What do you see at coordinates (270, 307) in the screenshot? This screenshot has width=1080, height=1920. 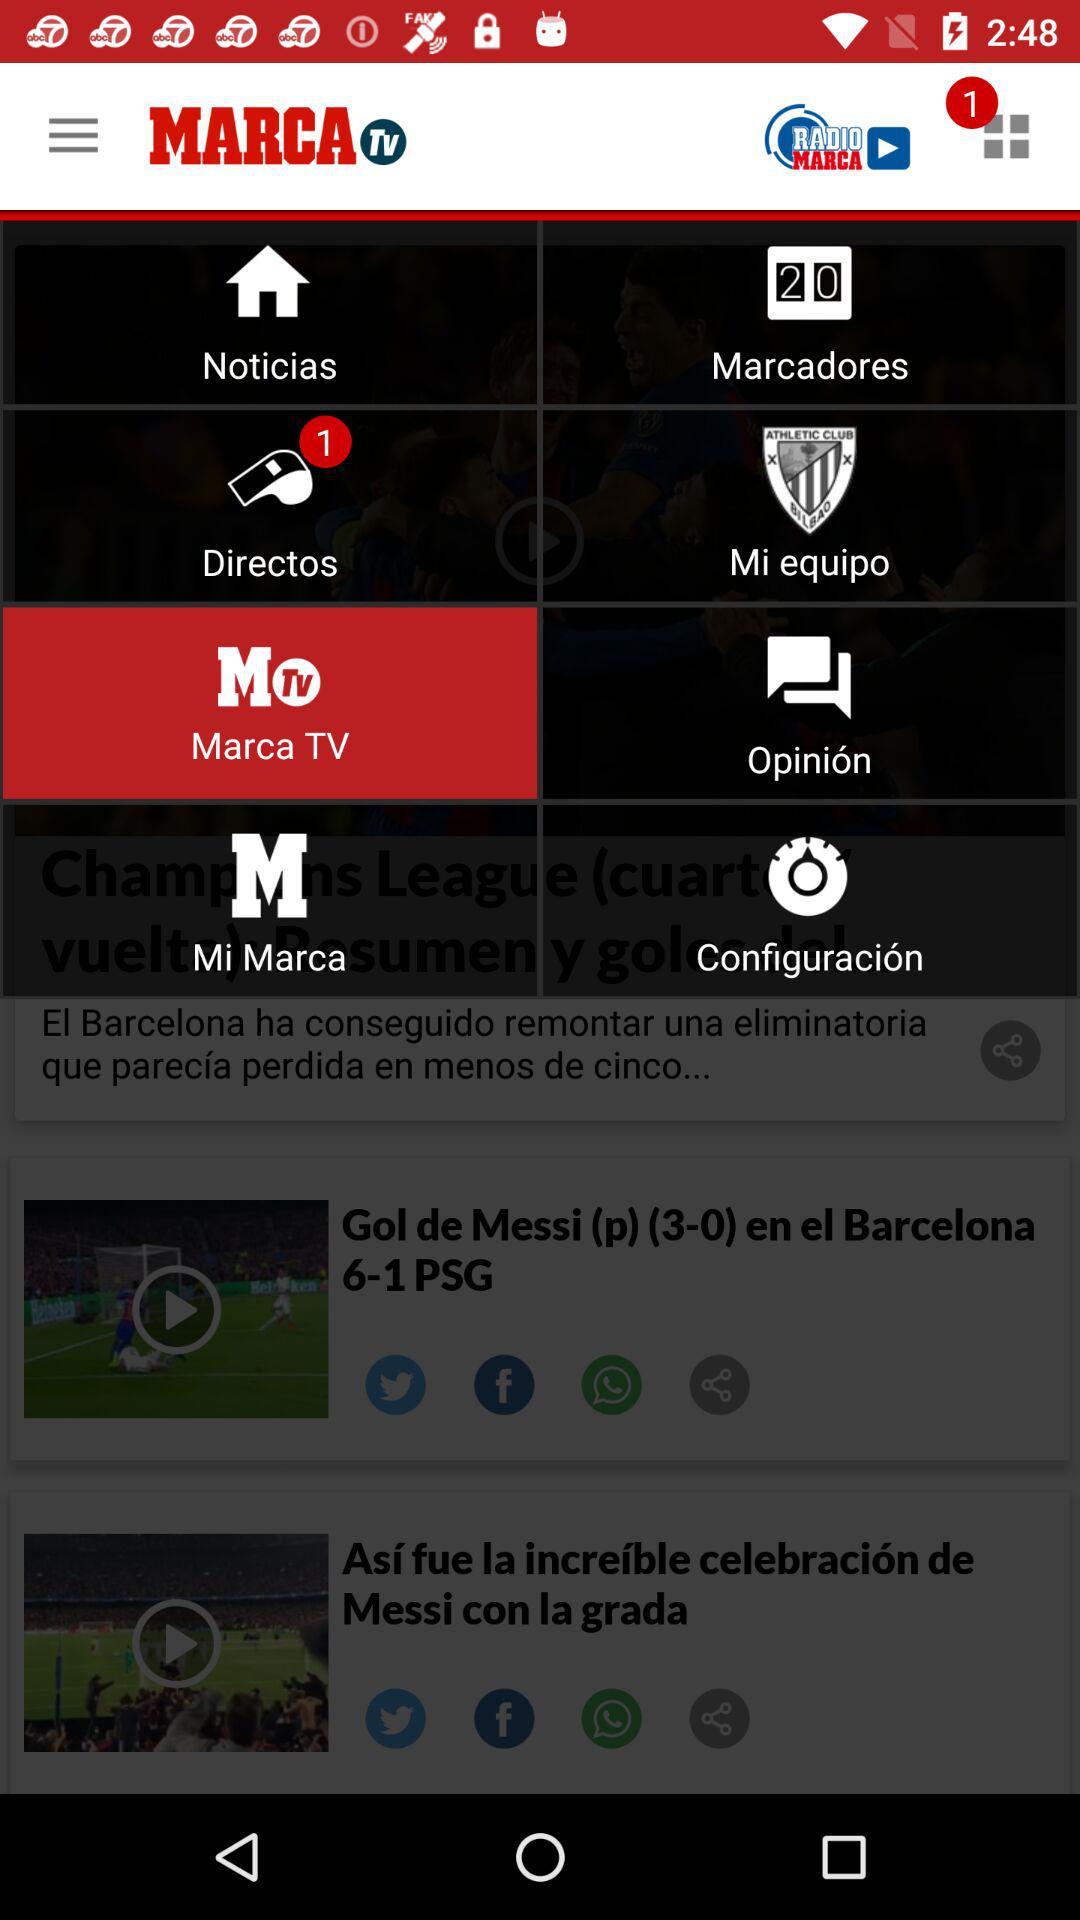 I see `notifications button` at bounding box center [270, 307].